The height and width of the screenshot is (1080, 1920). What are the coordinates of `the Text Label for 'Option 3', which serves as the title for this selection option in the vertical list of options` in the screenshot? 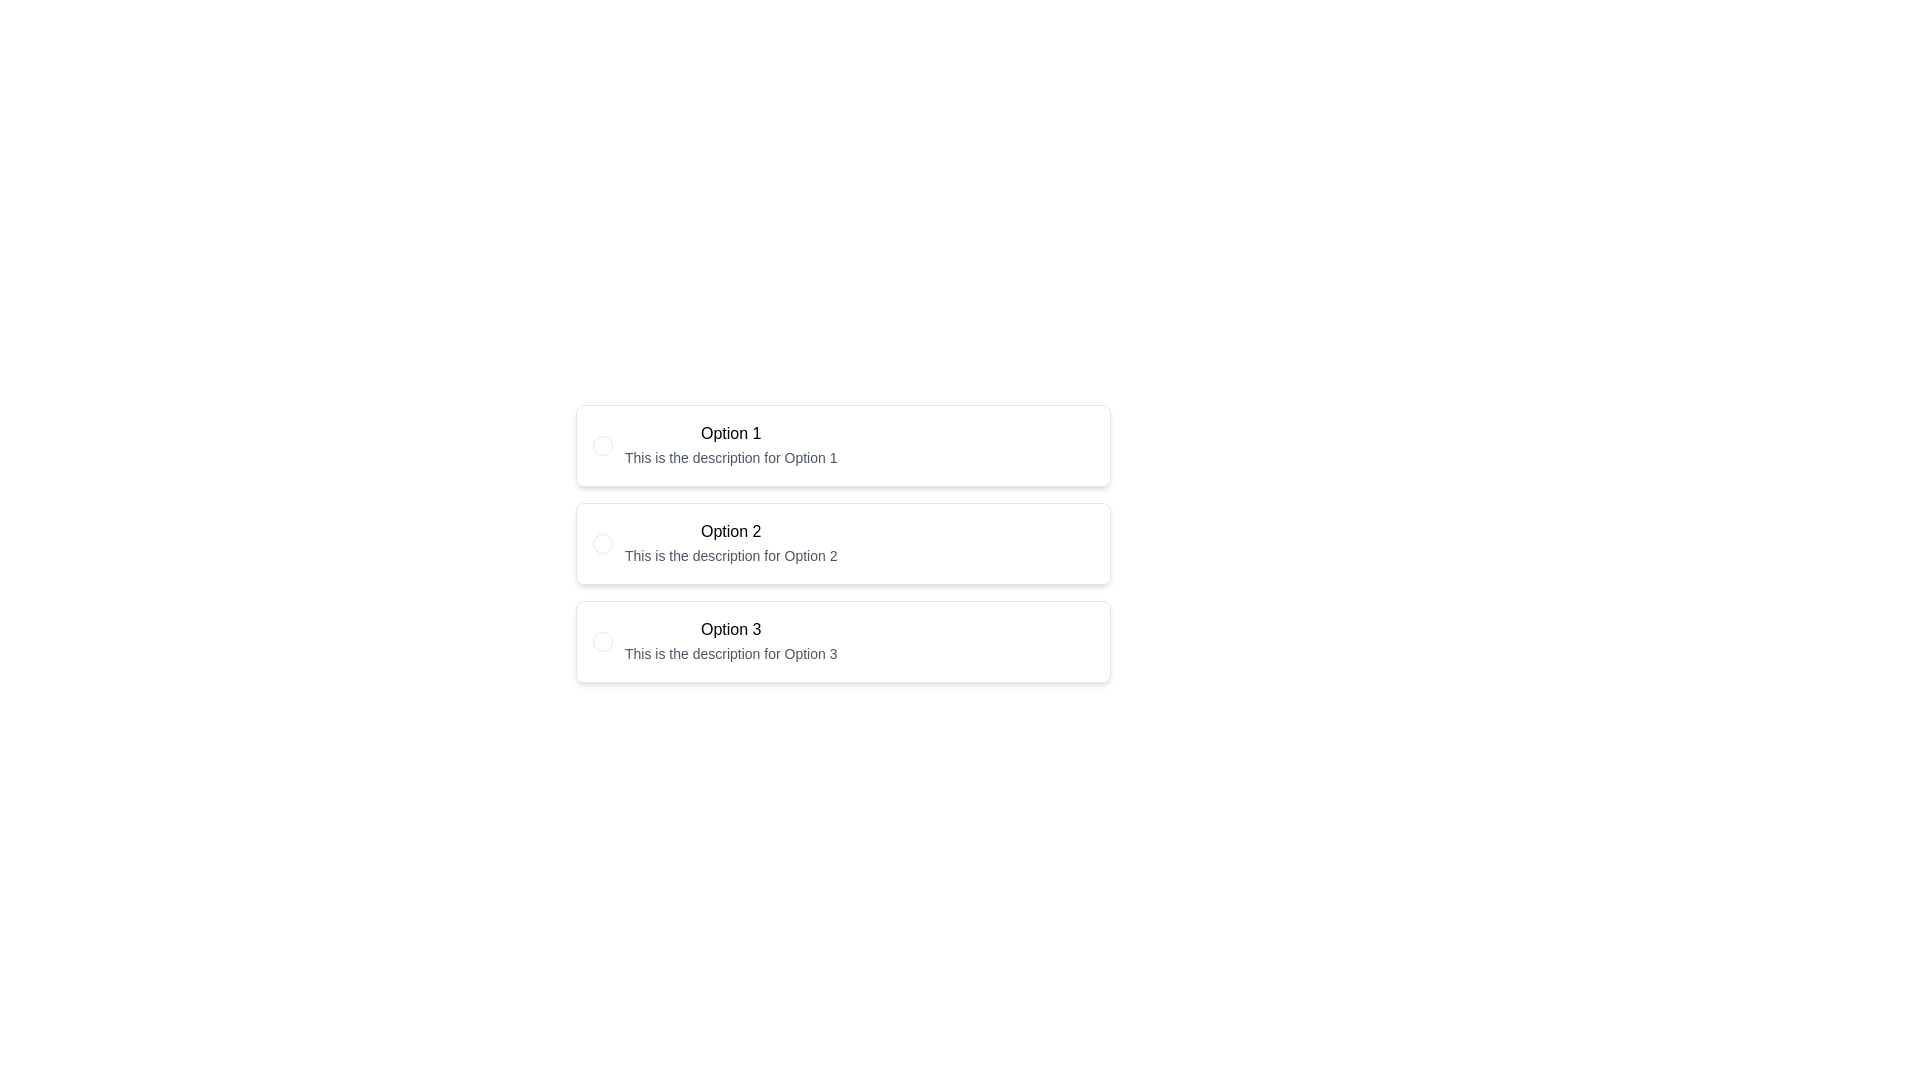 It's located at (730, 628).